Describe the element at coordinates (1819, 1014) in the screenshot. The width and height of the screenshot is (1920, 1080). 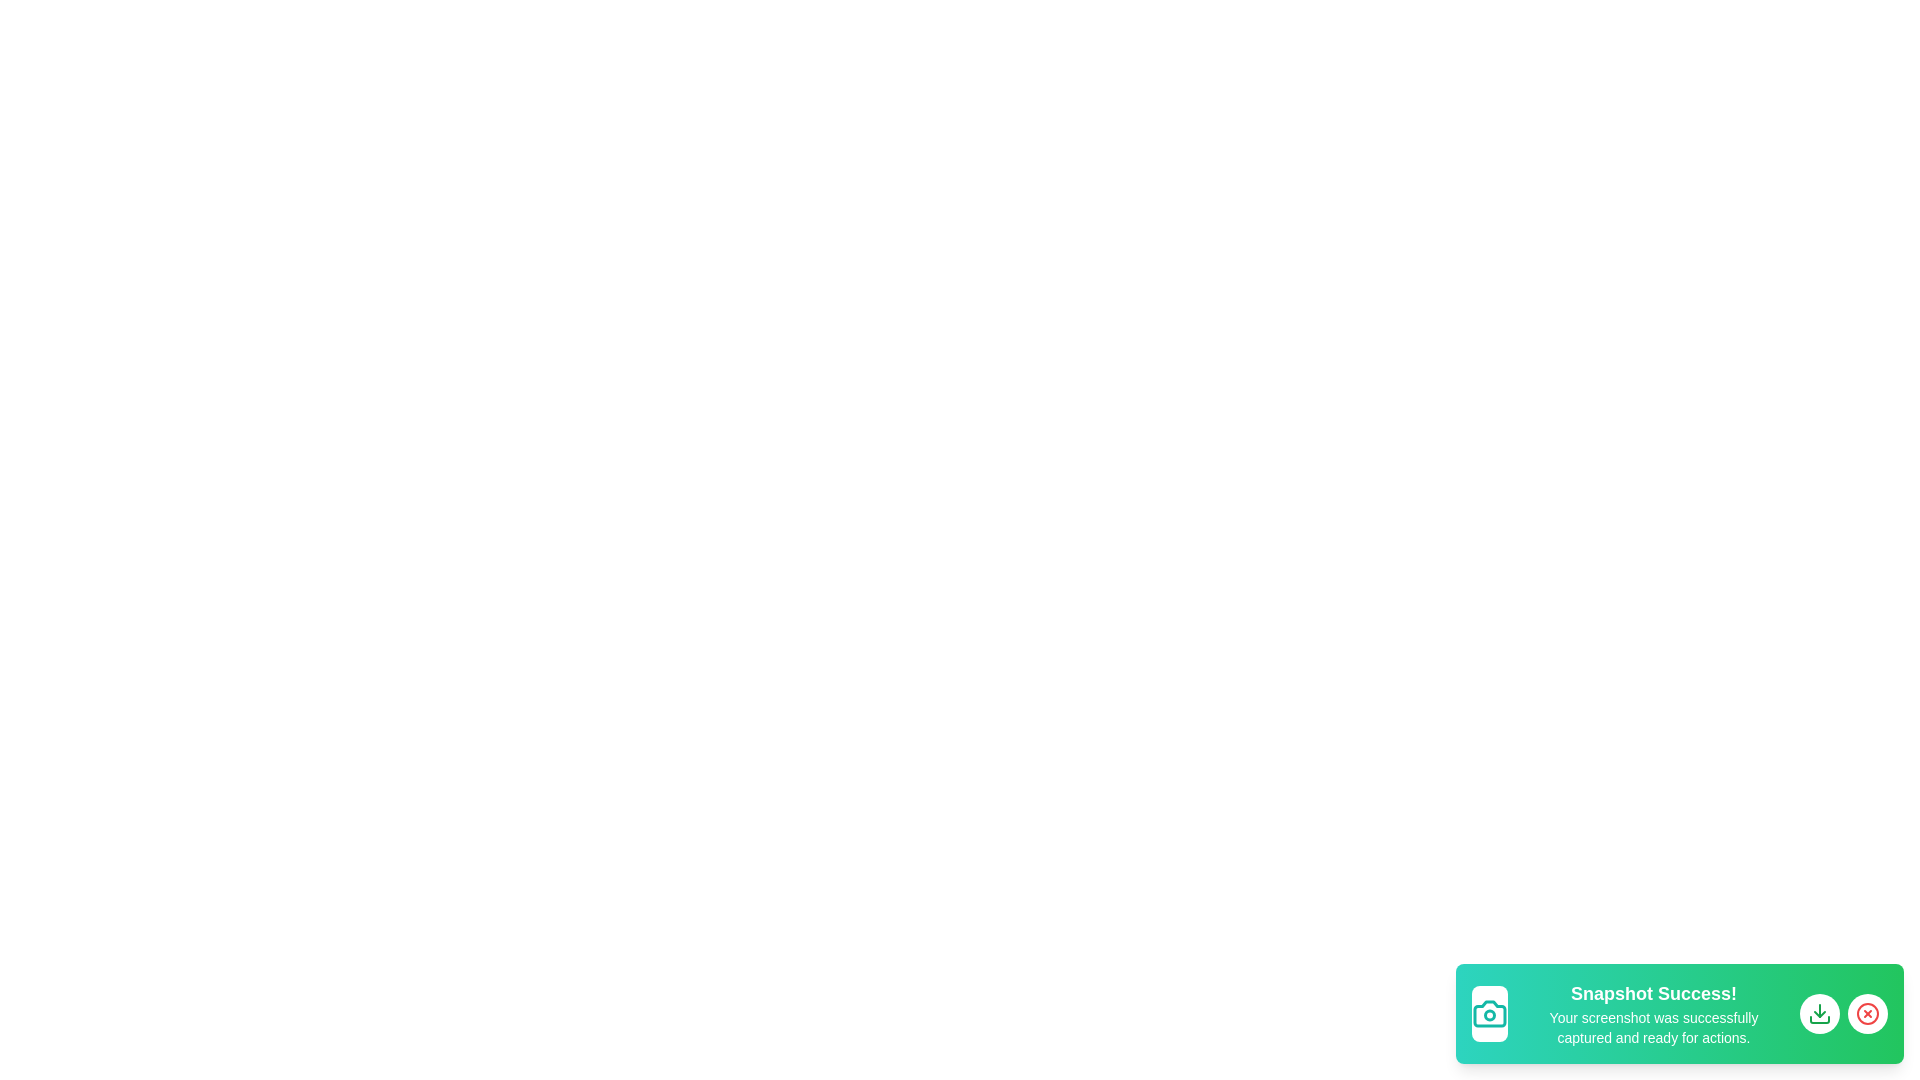
I see `the 'Download' button to initiate the download action` at that location.